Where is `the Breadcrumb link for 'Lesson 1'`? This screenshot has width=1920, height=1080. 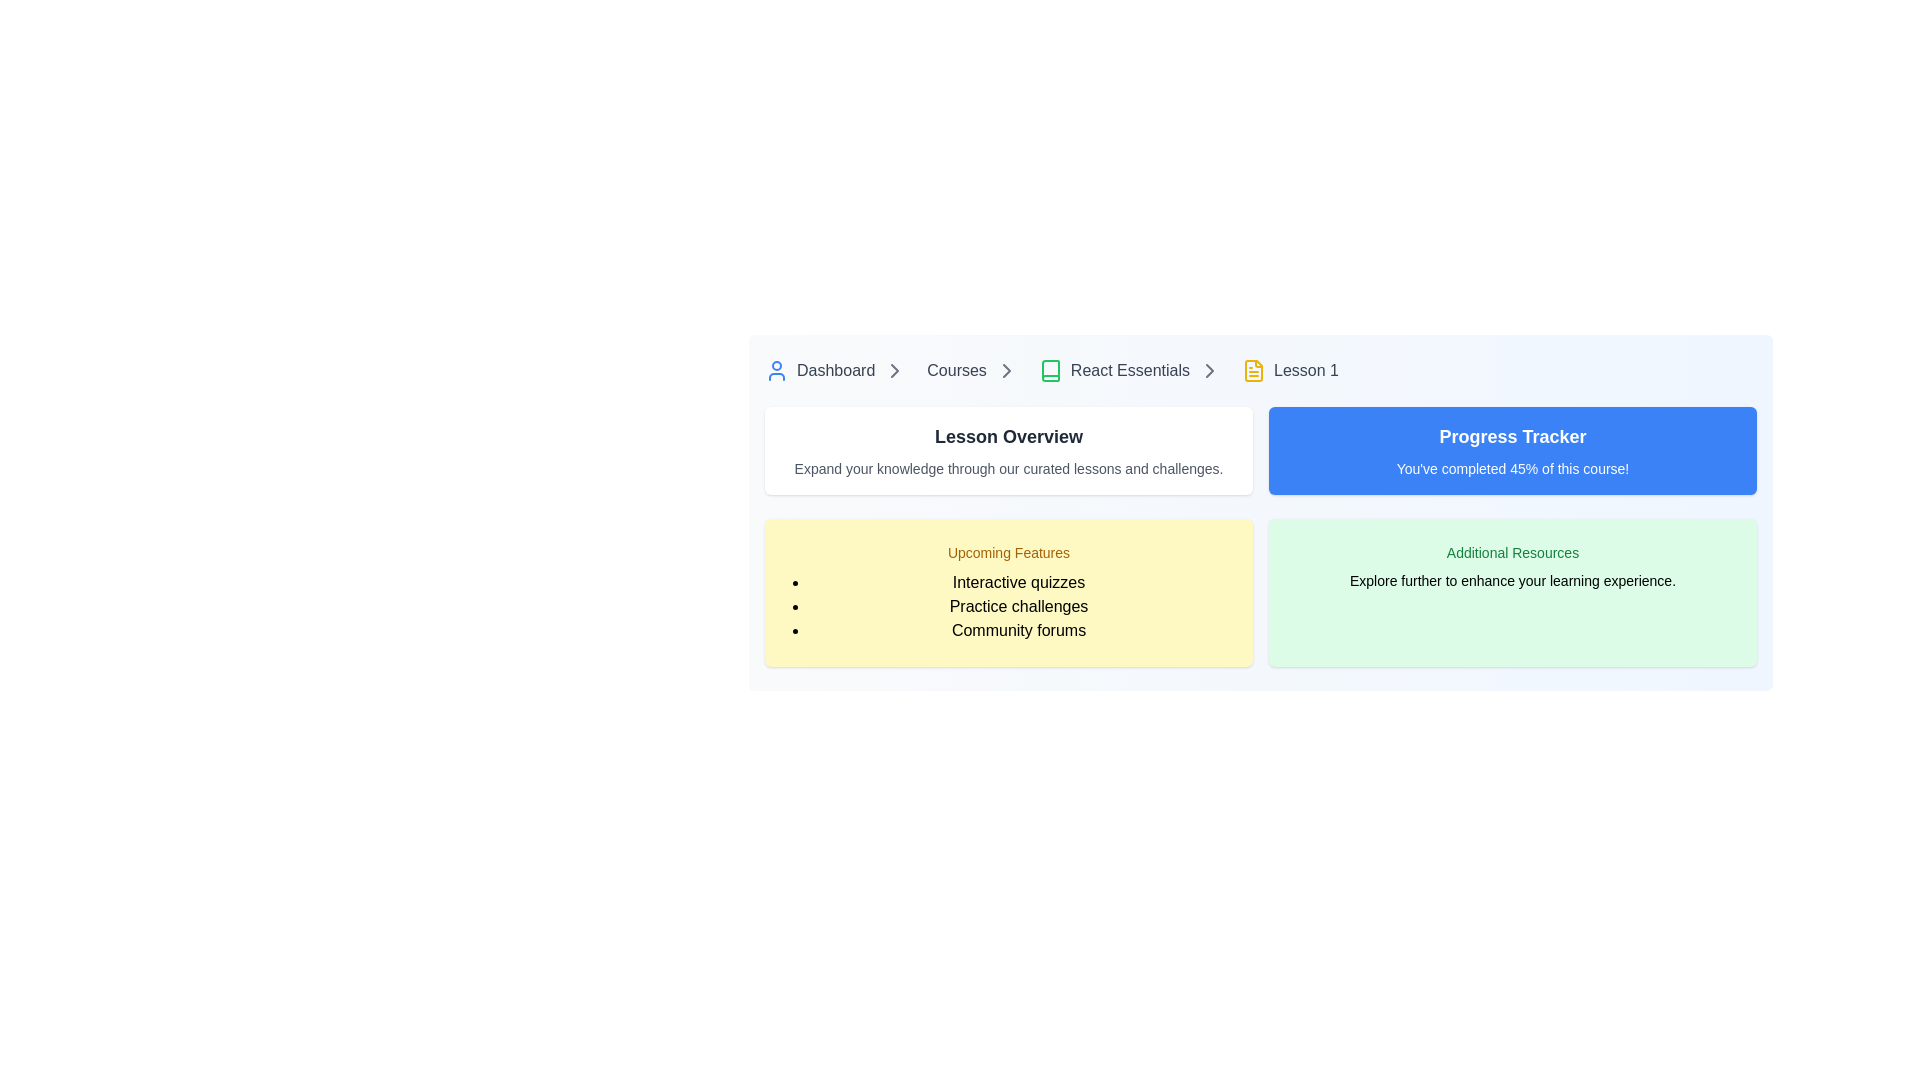 the Breadcrumb link for 'Lesson 1' is located at coordinates (1290, 370).